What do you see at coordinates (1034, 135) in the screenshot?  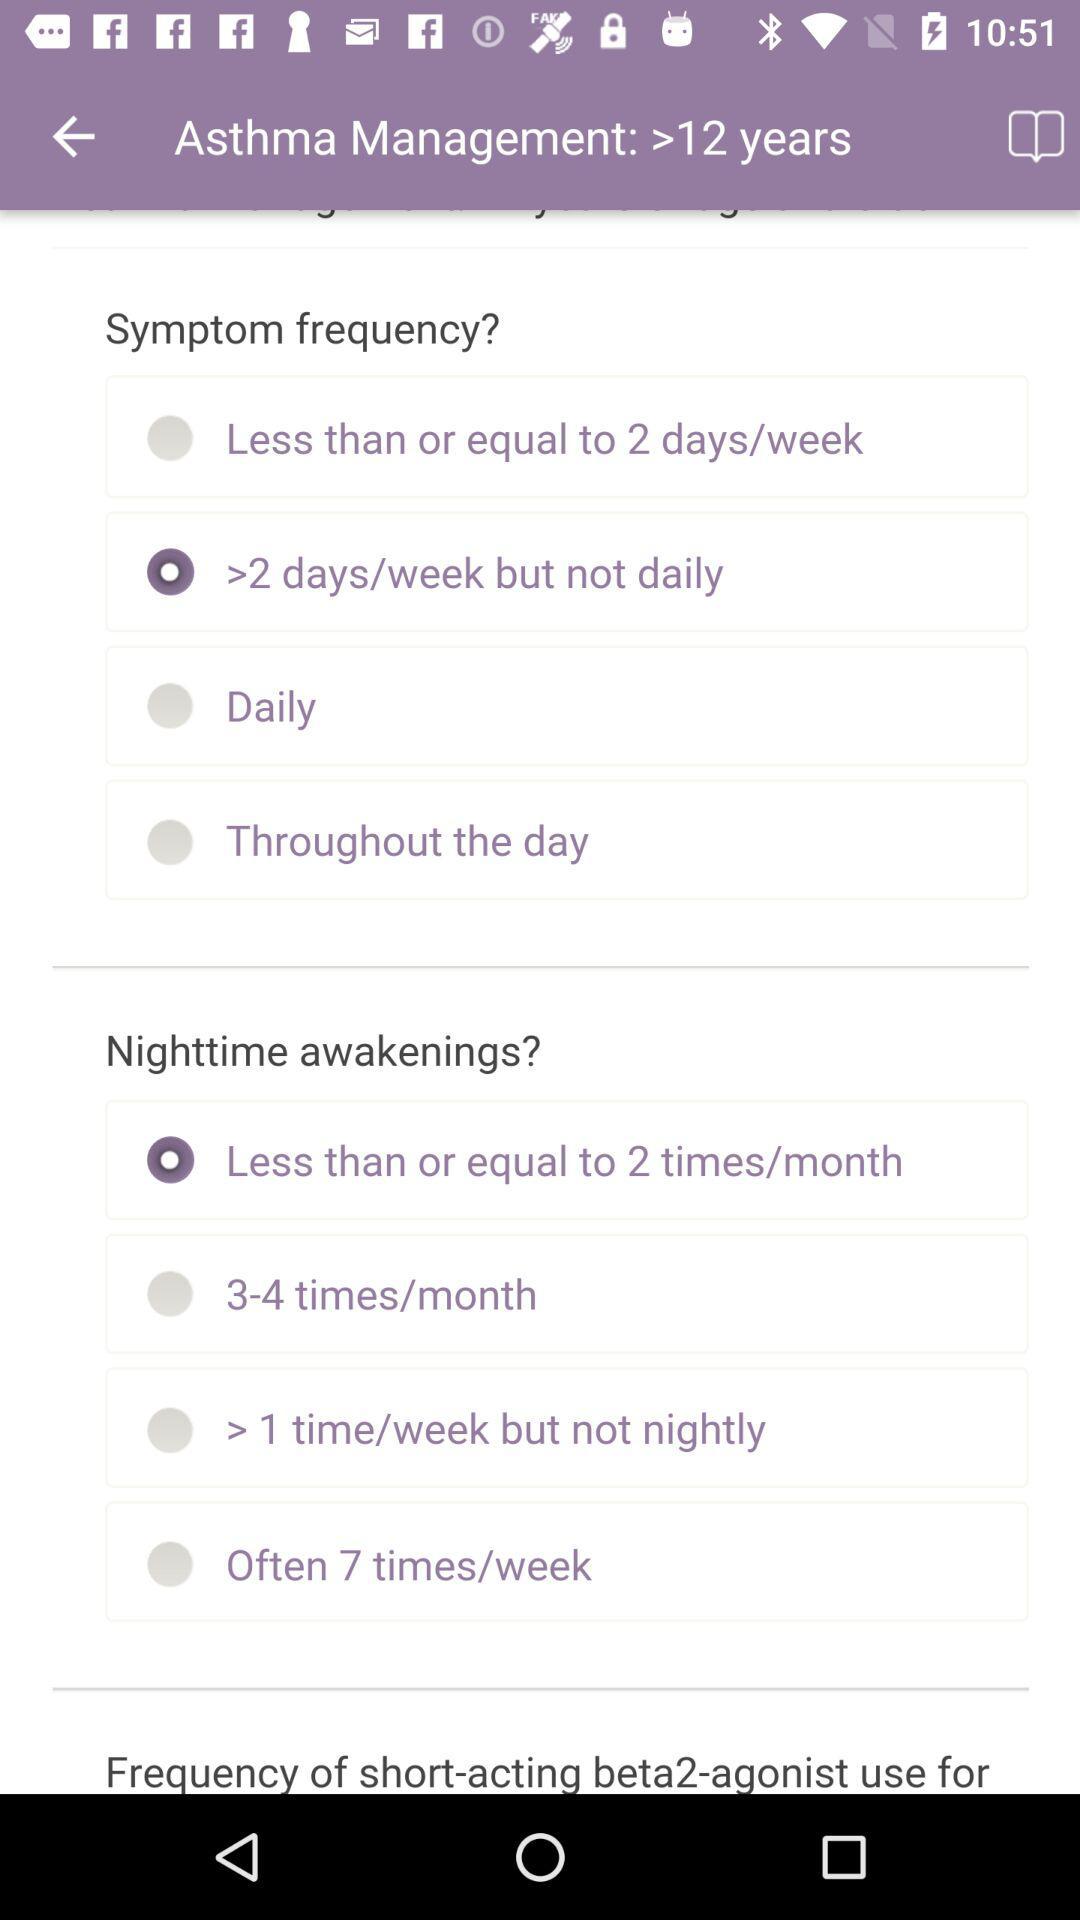 I see `the icon next to the asthma management 12 icon` at bounding box center [1034, 135].